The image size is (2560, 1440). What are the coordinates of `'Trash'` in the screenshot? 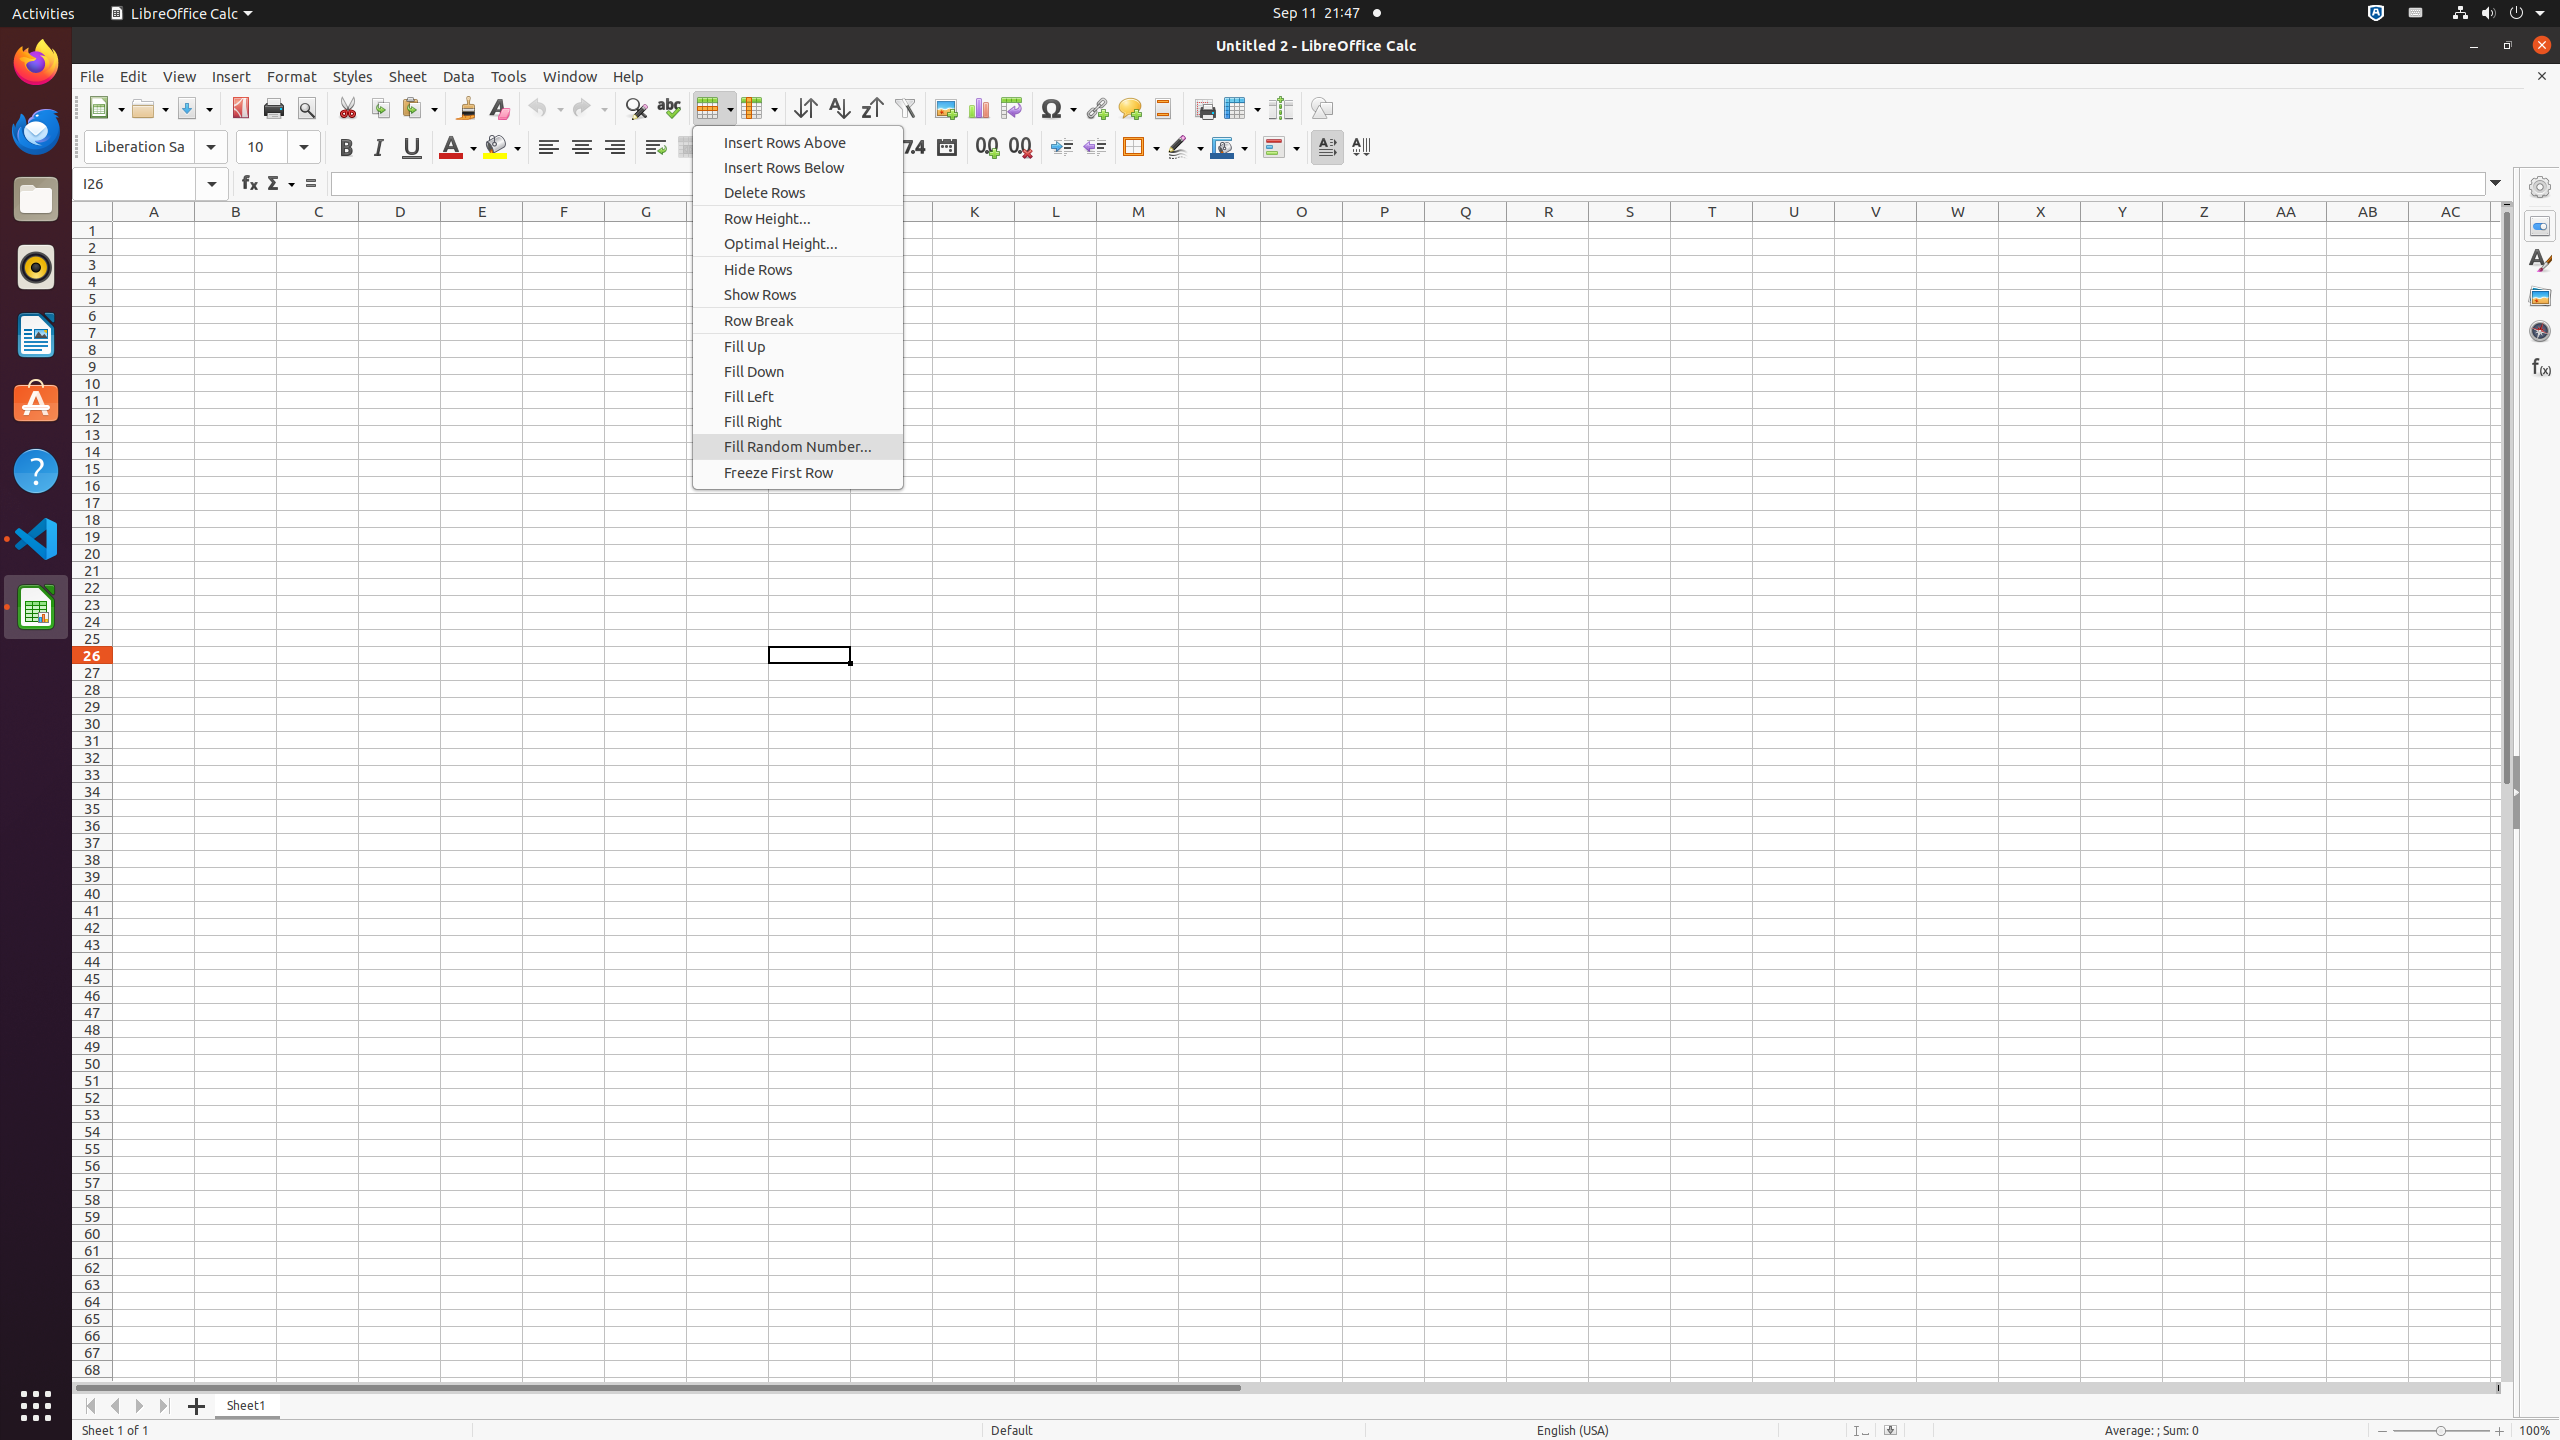 It's located at (133, 189).